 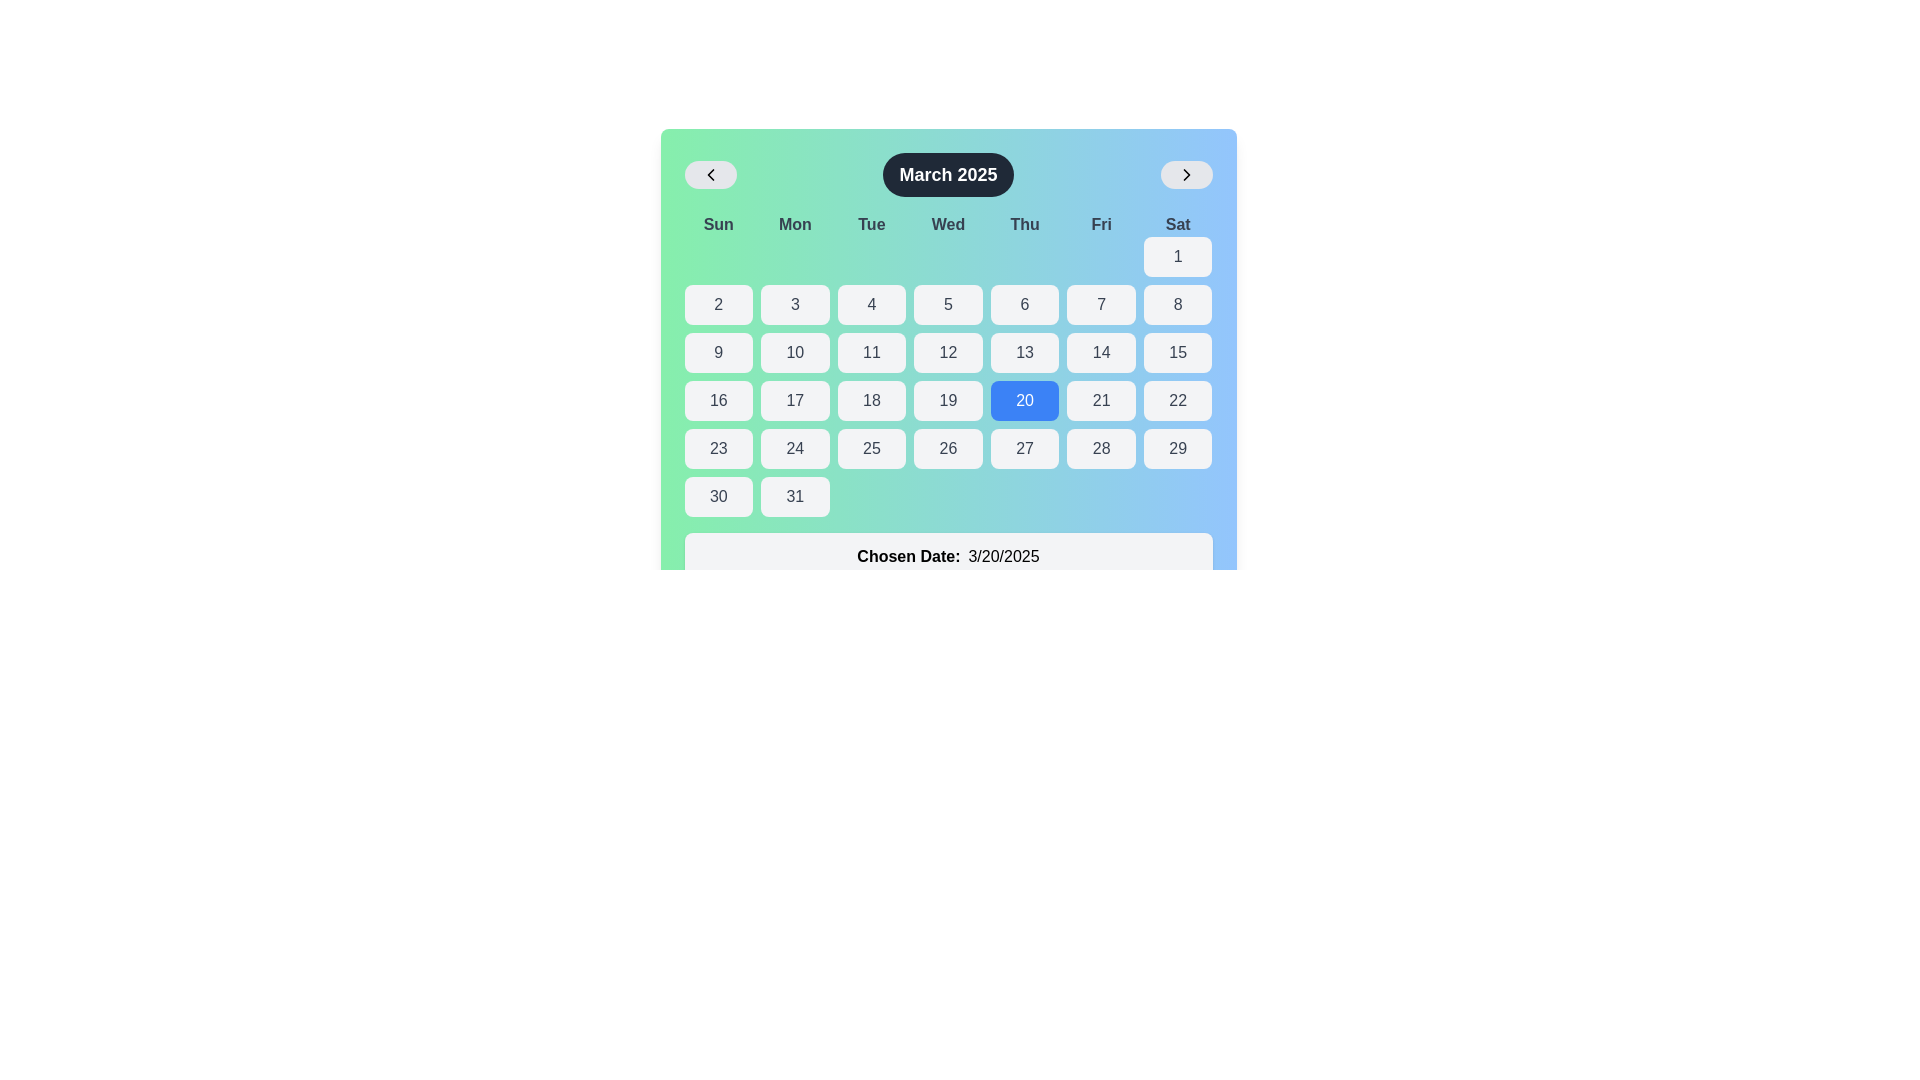 What do you see at coordinates (1186, 173) in the screenshot?
I see `the navigation button located at the top-right of the calendar header, adjacent to the 'March 2025' label, which has a right-pointing chevron` at bounding box center [1186, 173].